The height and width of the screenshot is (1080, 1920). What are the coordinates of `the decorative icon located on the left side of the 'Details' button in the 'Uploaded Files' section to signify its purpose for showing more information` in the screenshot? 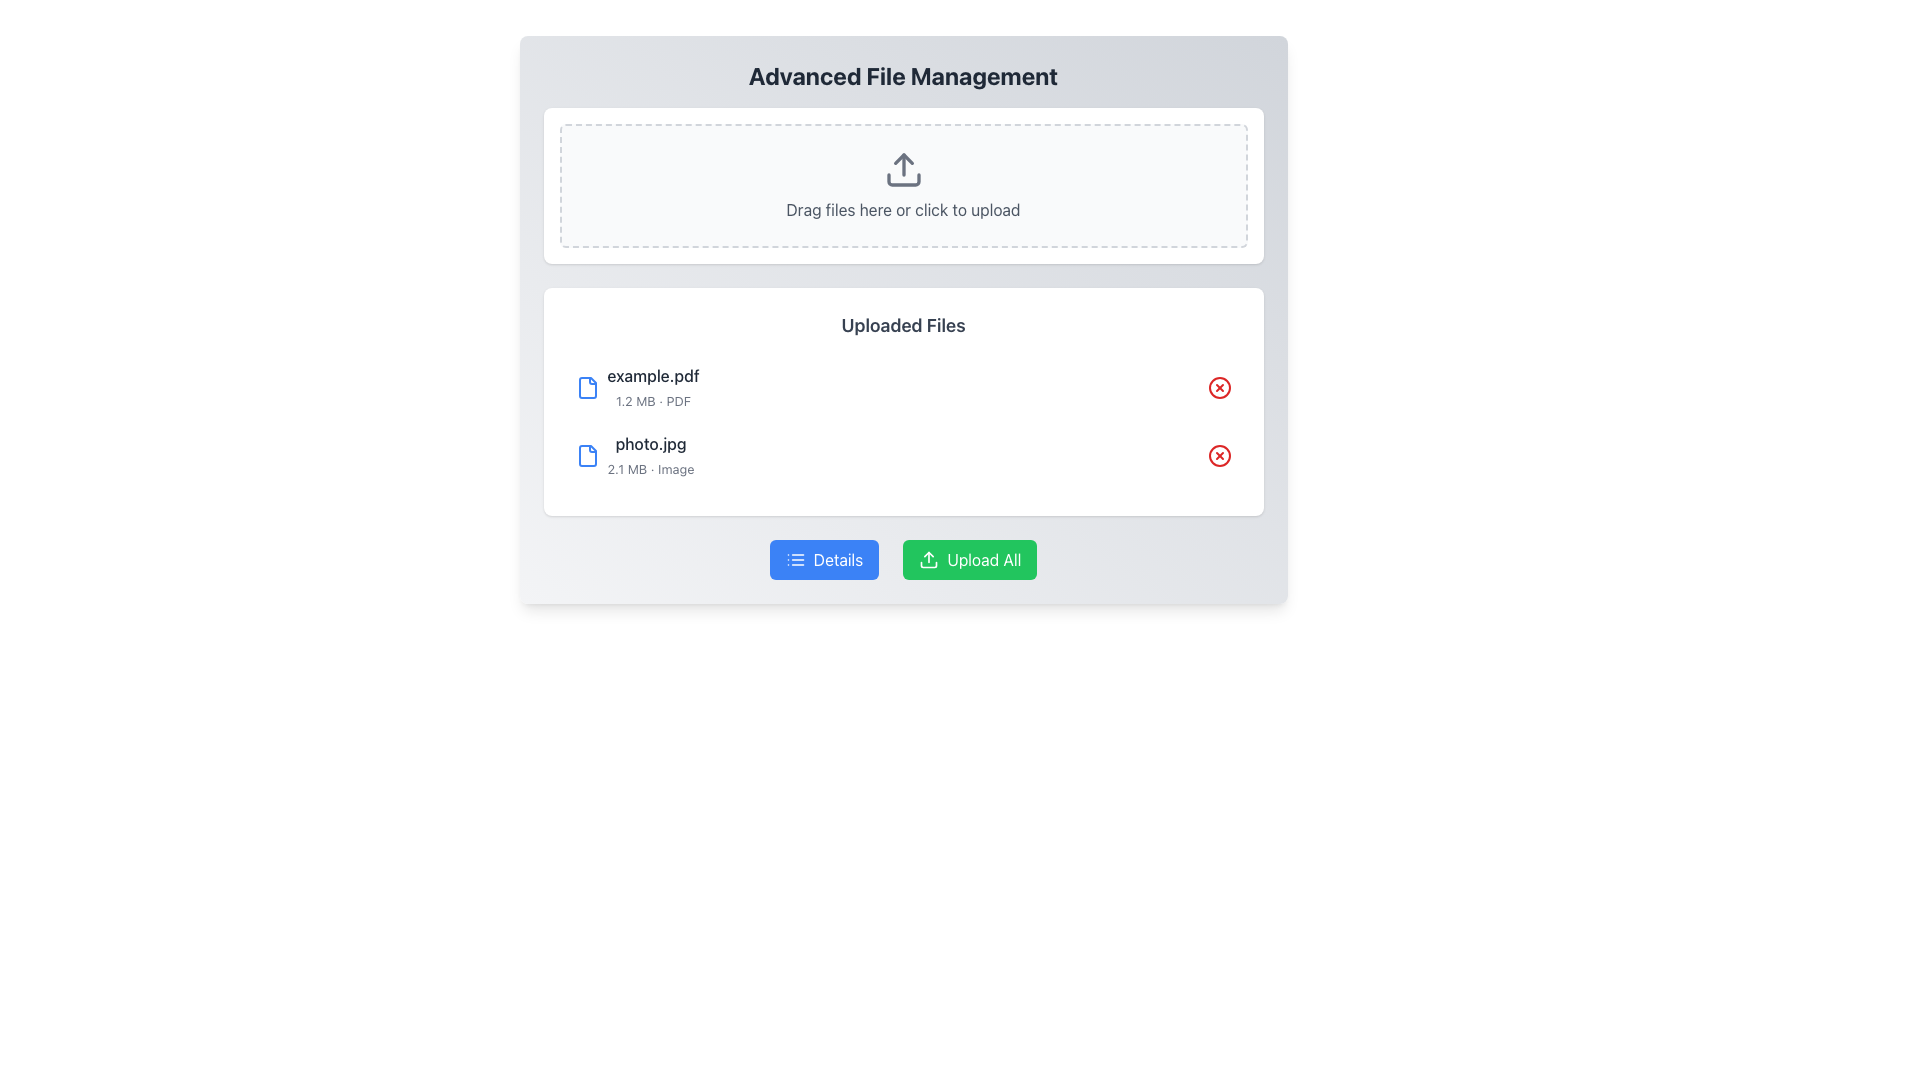 It's located at (794, 559).